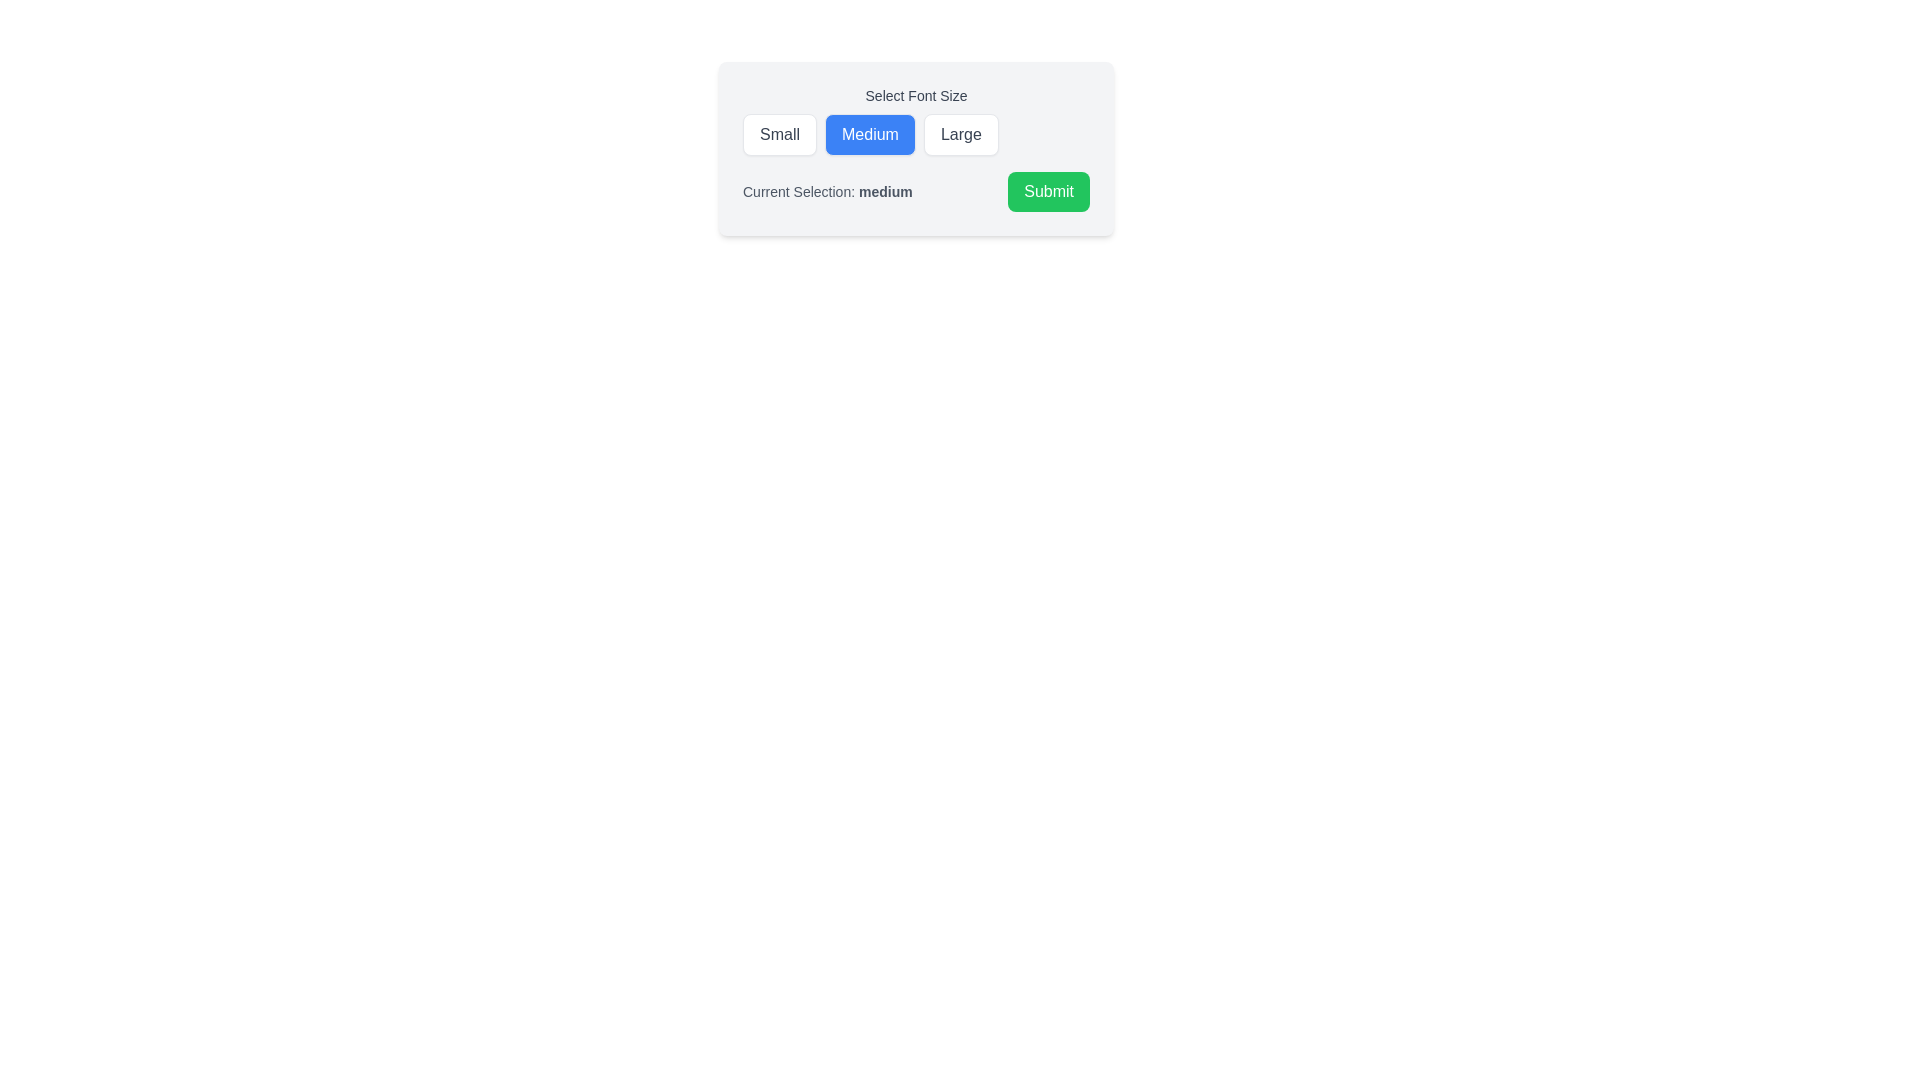 This screenshot has height=1080, width=1920. What do you see at coordinates (884, 192) in the screenshot?
I see `the text label 'medium' which is styled in bold and is part of the phrase 'Current Selection: medium', located below the font size selection buttons and to the left of the 'Submit' button` at bounding box center [884, 192].